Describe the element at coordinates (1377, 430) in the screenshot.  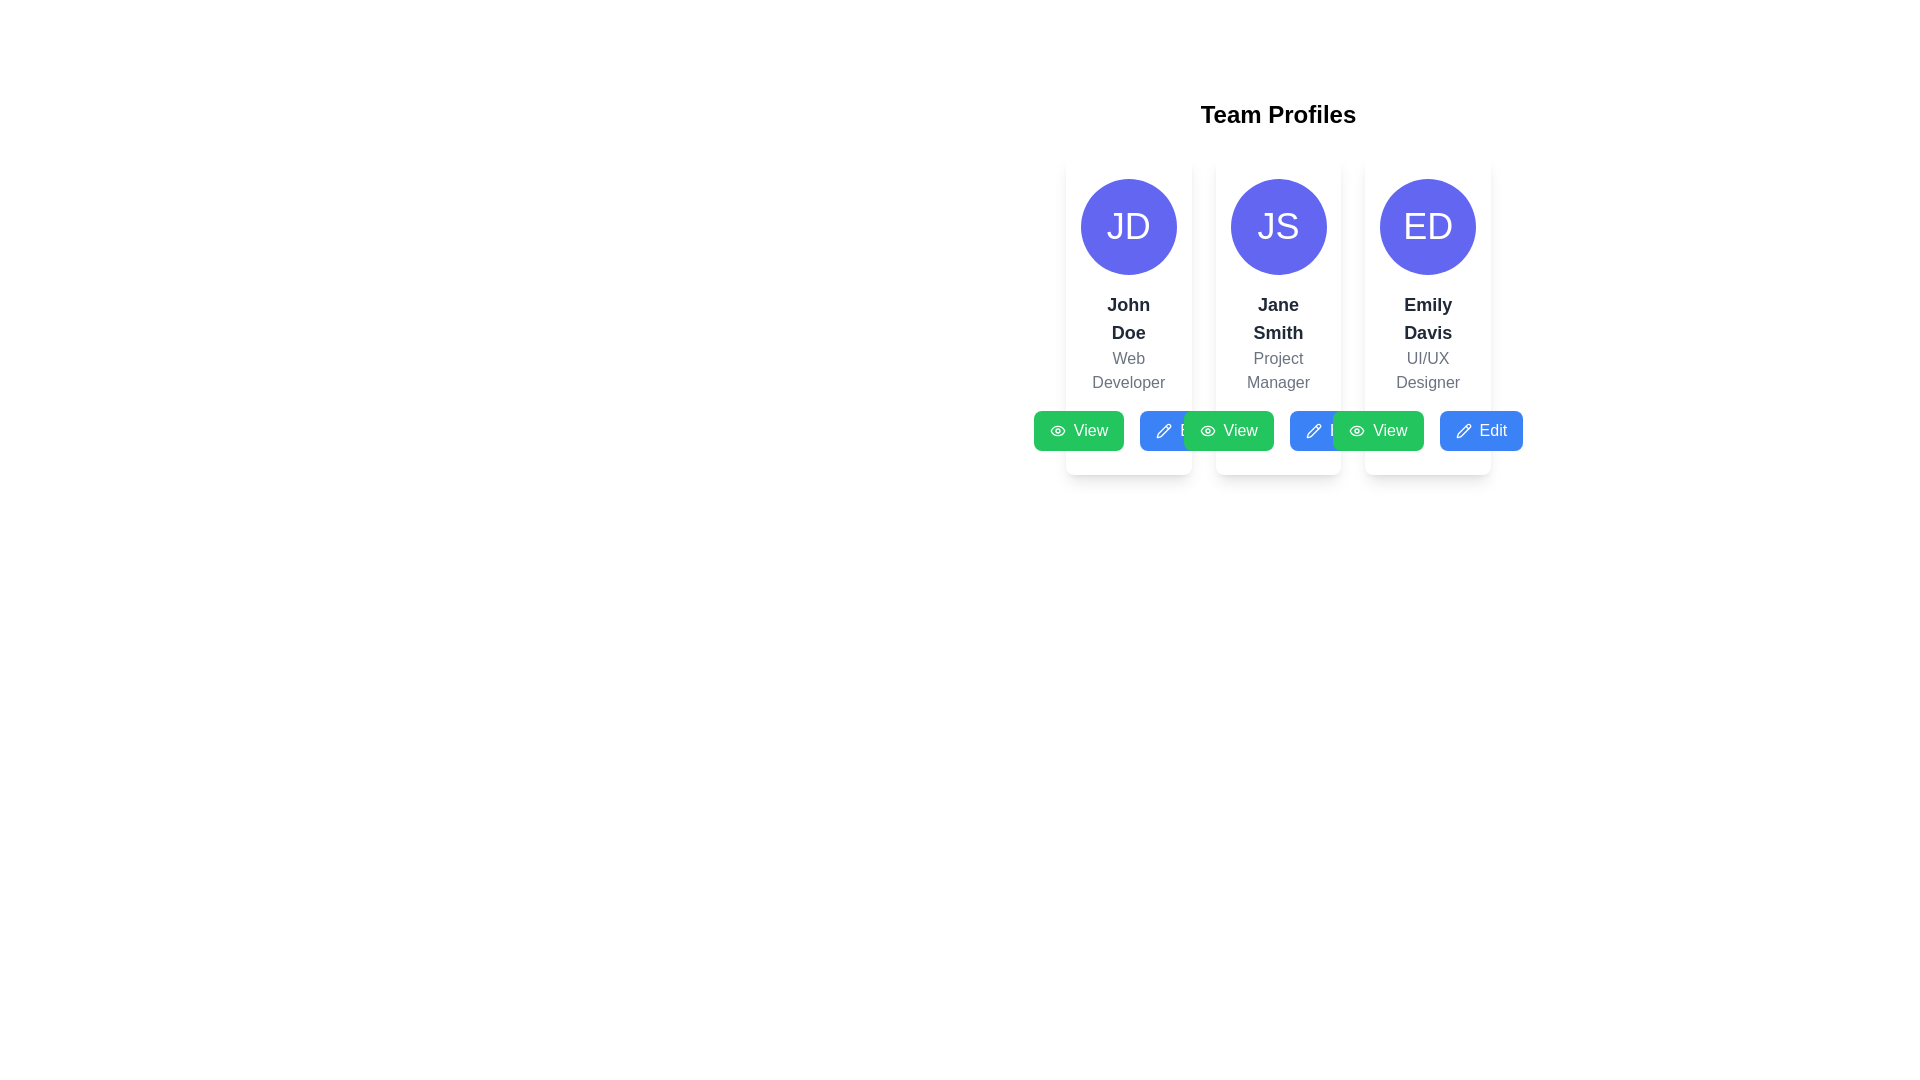
I see `the 'View' button located on the left side of the button set for user 'Emily Davis' to invoke the view functionality` at that location.